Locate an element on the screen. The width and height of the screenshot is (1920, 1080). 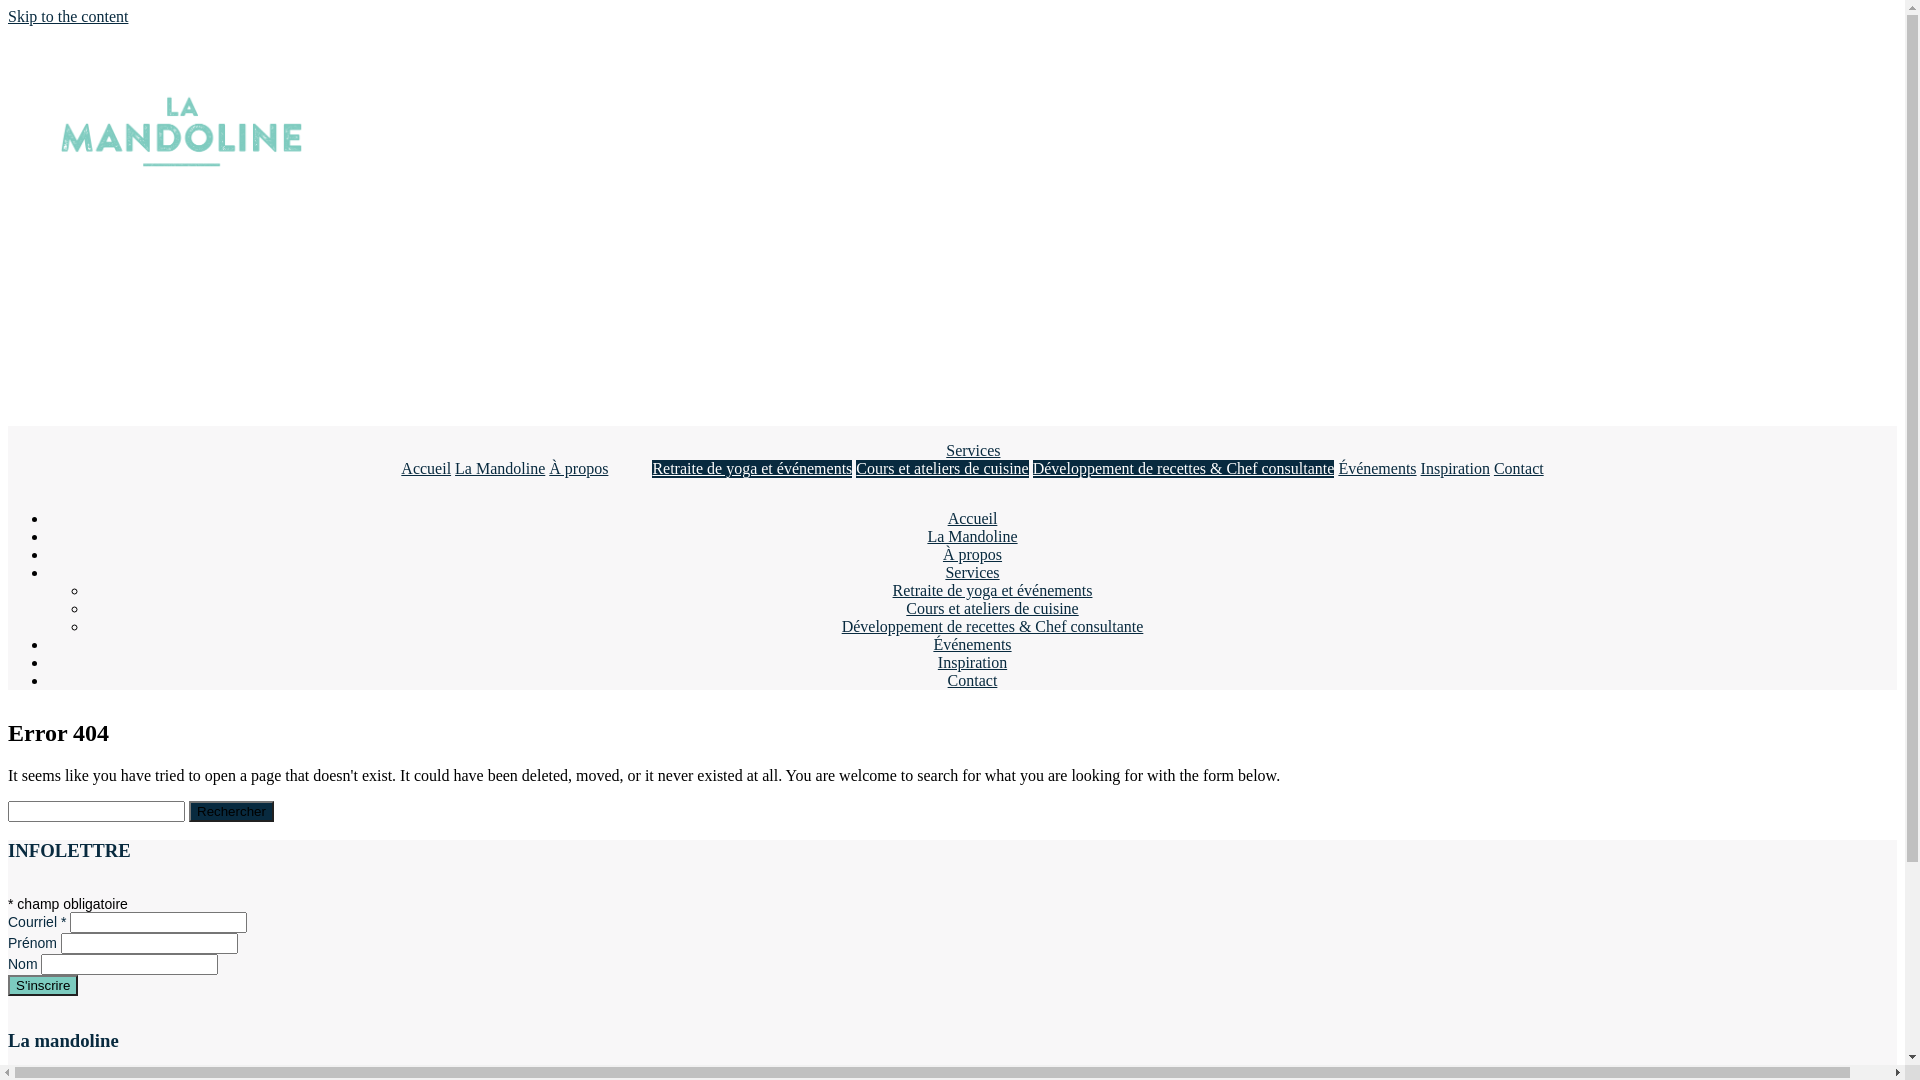
'Services' is located at coordinates (971, 572).